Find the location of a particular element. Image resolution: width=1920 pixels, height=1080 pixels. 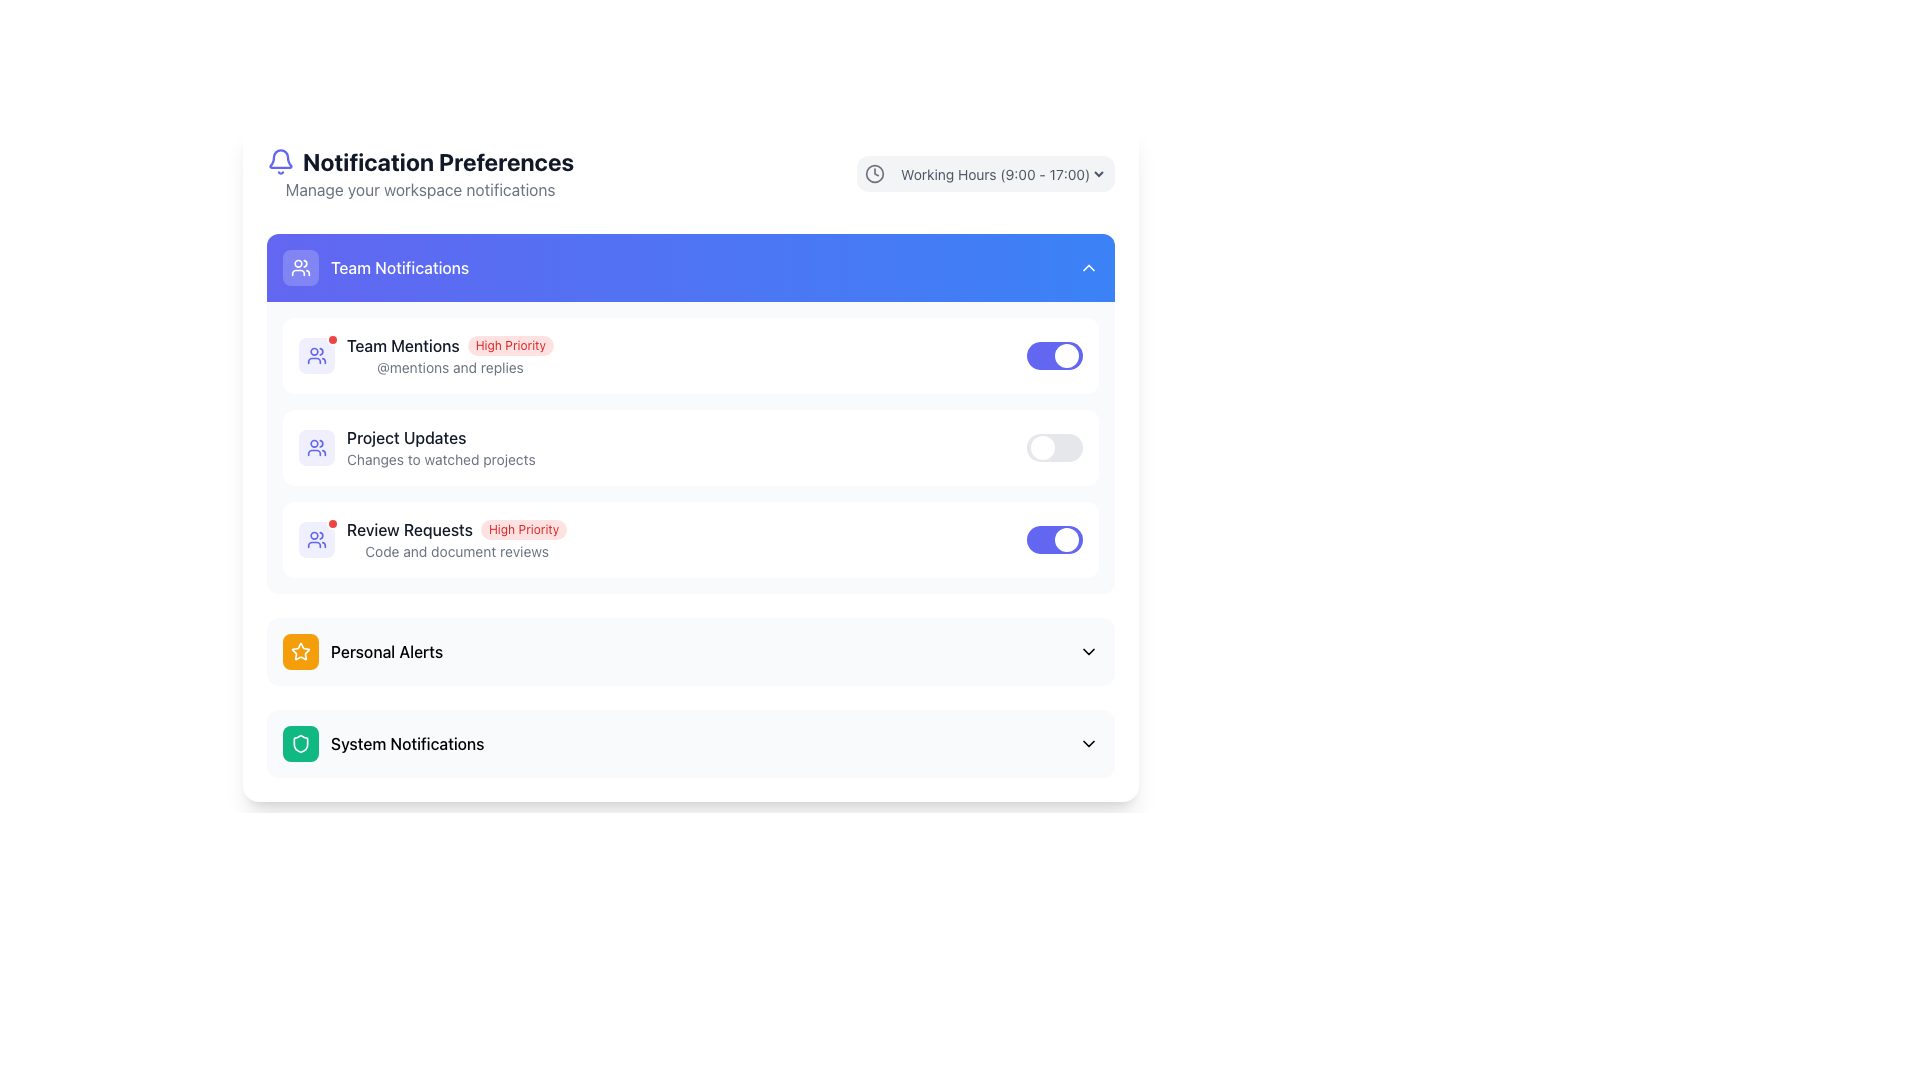

the static text display that shows 'Code and document reviews', located below the 'Review Requests' title and 'High Priority' badge in the notifications list is located at coordinates (456, 551).